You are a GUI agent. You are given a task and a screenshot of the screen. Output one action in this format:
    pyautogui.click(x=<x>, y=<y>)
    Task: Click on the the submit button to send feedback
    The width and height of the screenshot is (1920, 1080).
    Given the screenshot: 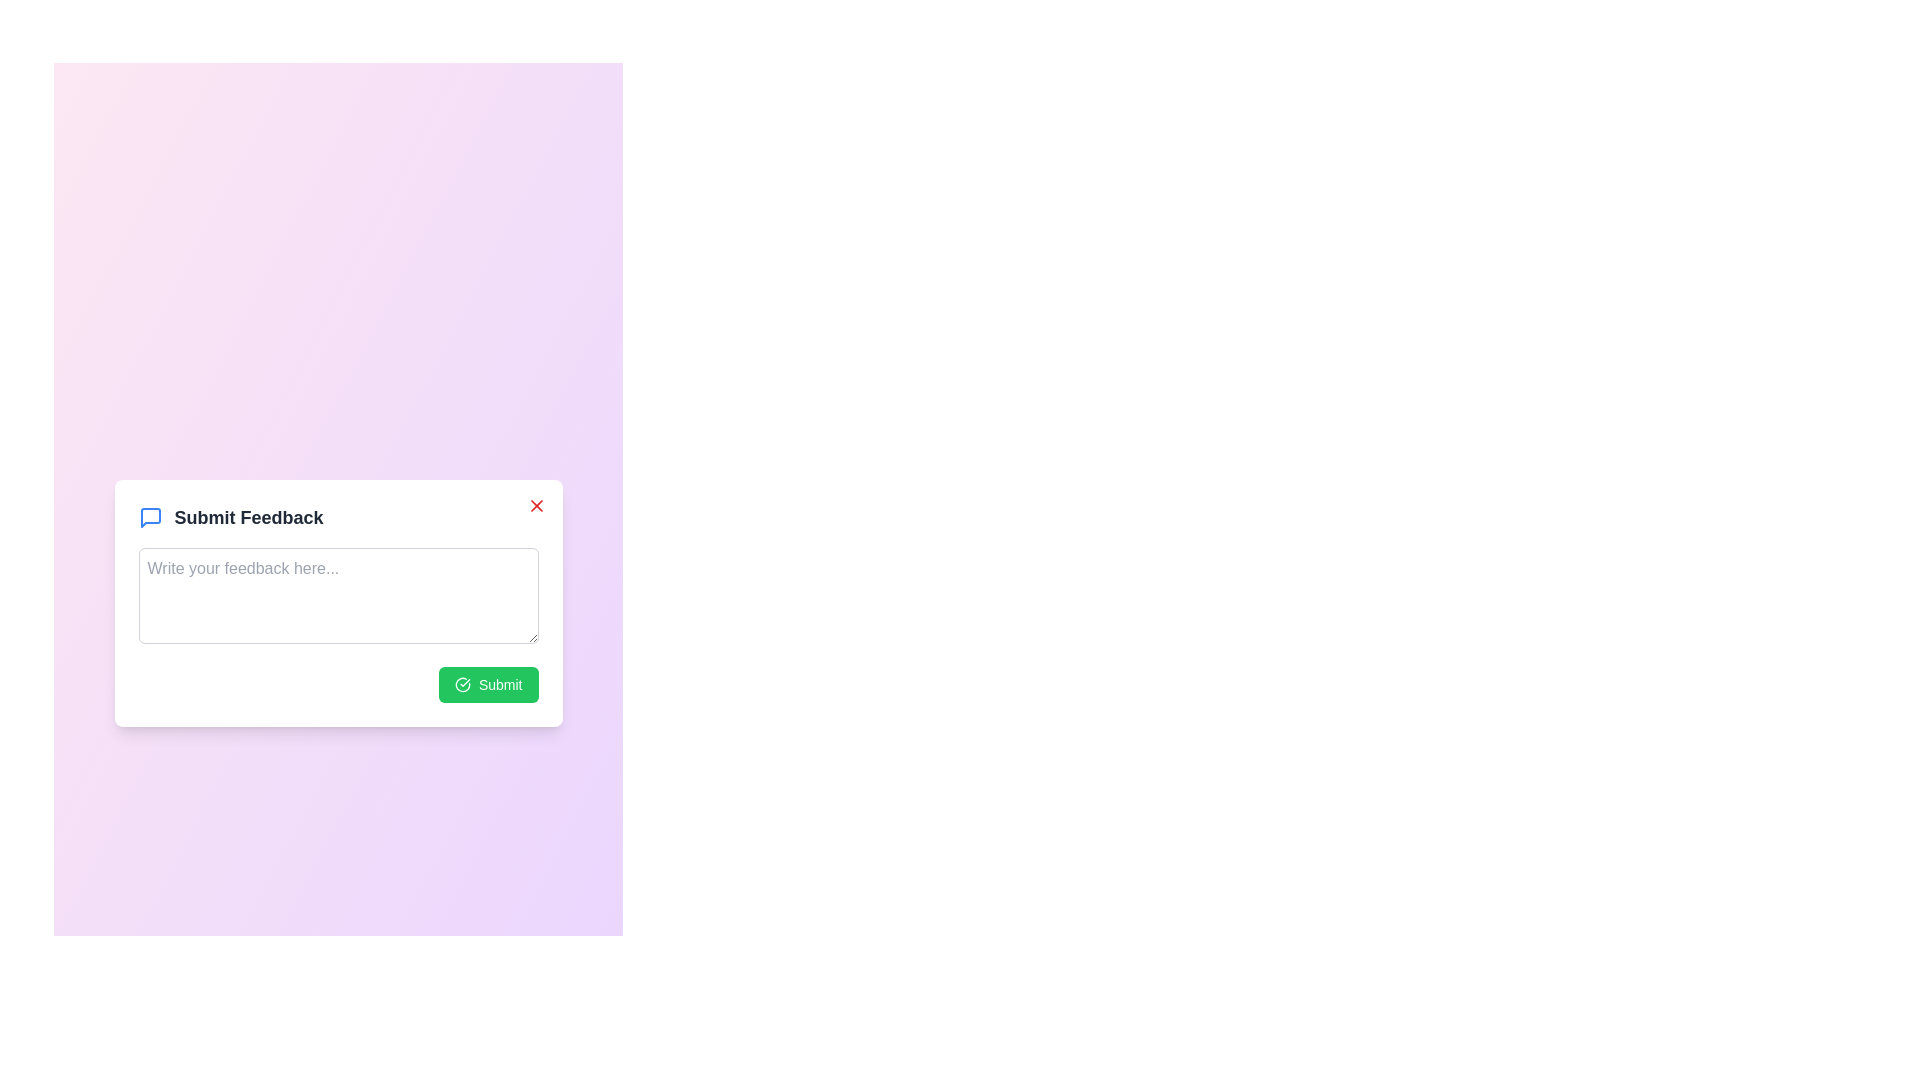 What is the action you would take?
    pyautogui.click(x=488, y=683)
    